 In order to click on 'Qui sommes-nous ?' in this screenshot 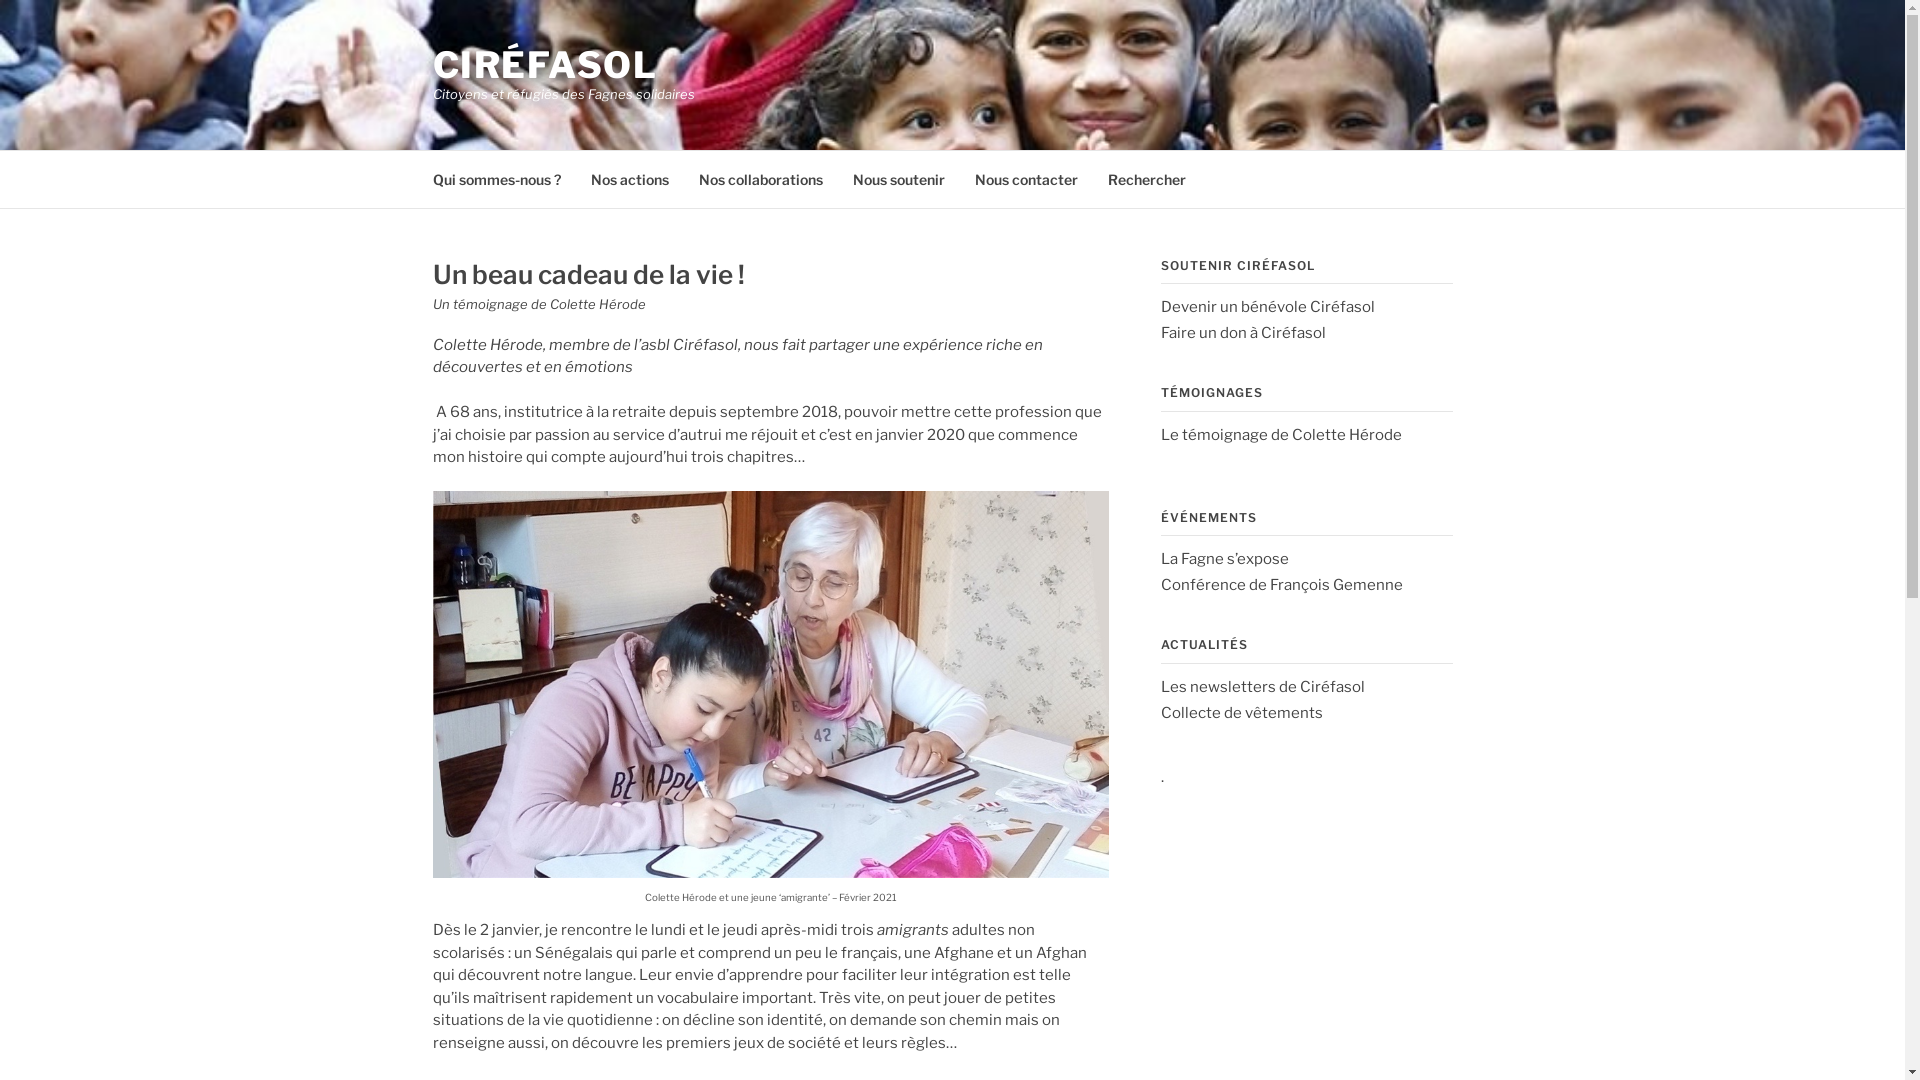, I will do `click(495, 177)`.